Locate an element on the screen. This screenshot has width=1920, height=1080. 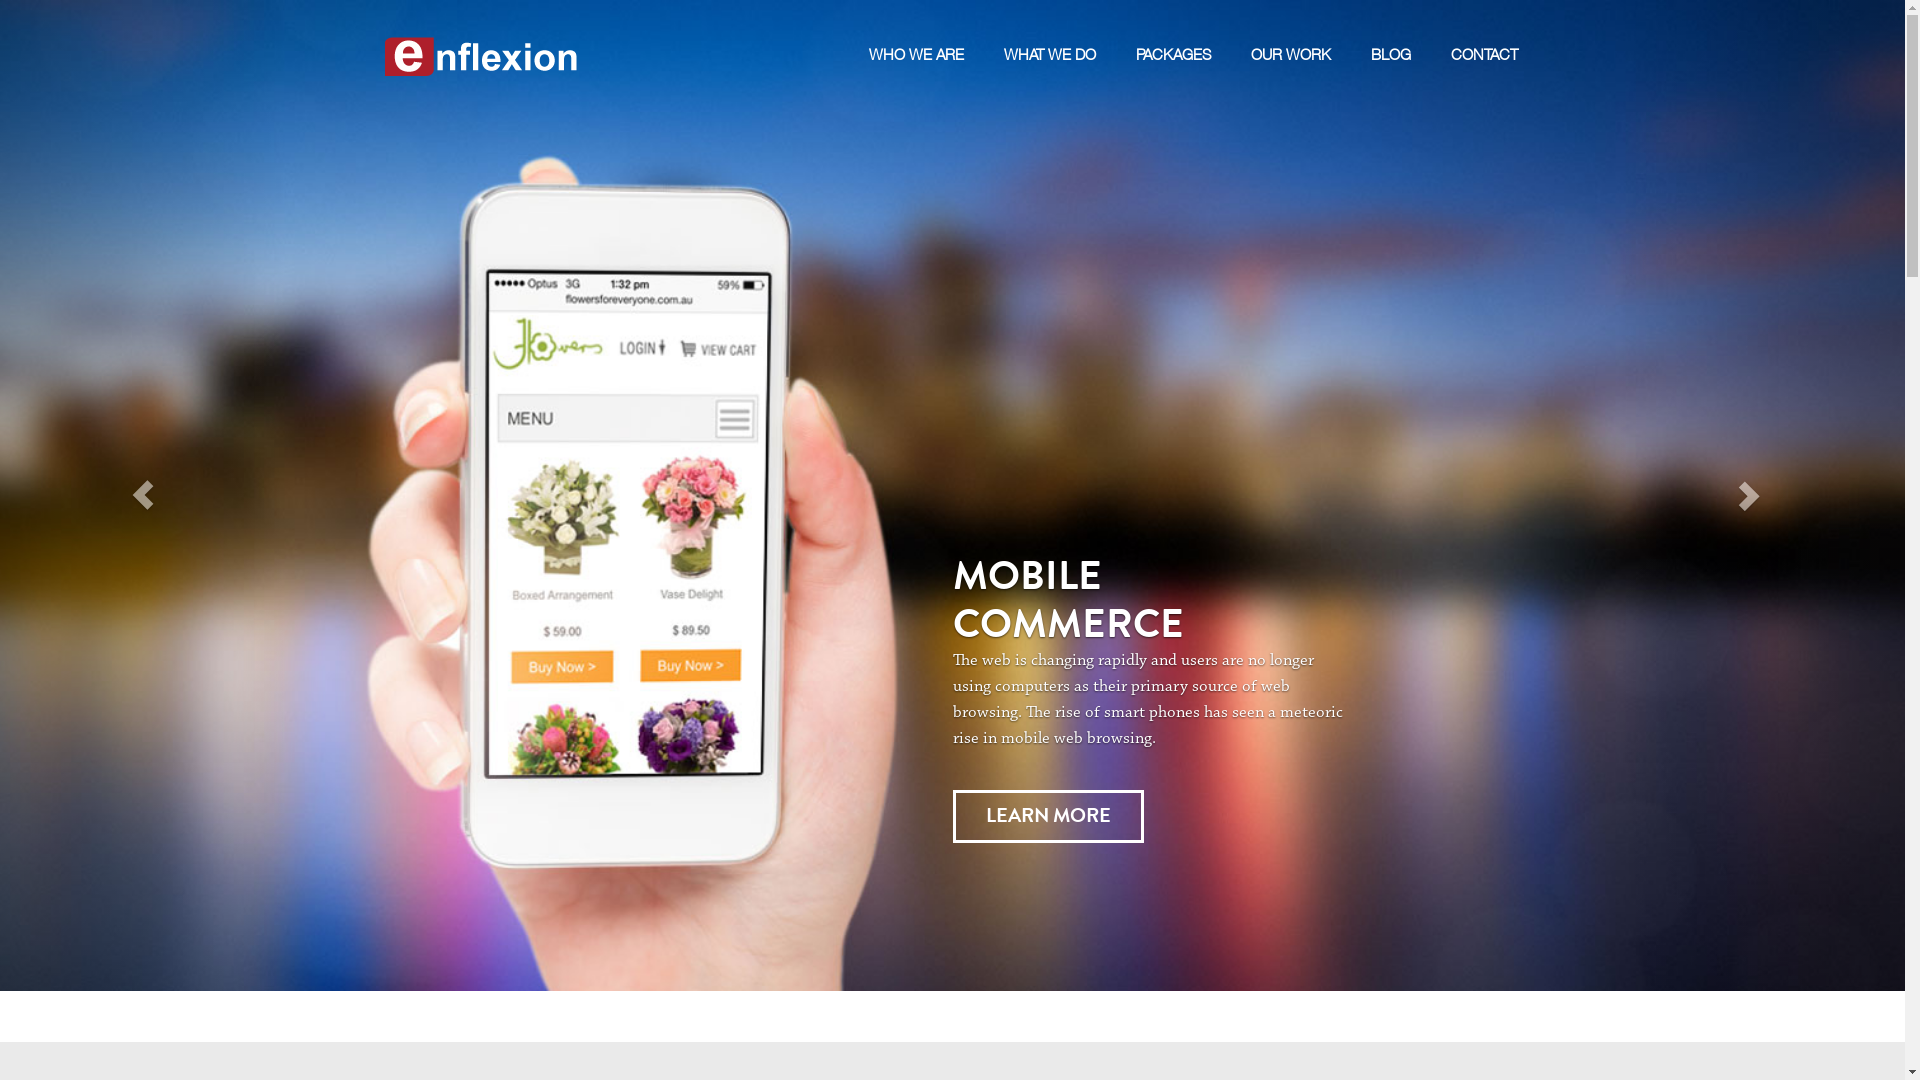
'Enflexion' is located at coordinates (481, 34).